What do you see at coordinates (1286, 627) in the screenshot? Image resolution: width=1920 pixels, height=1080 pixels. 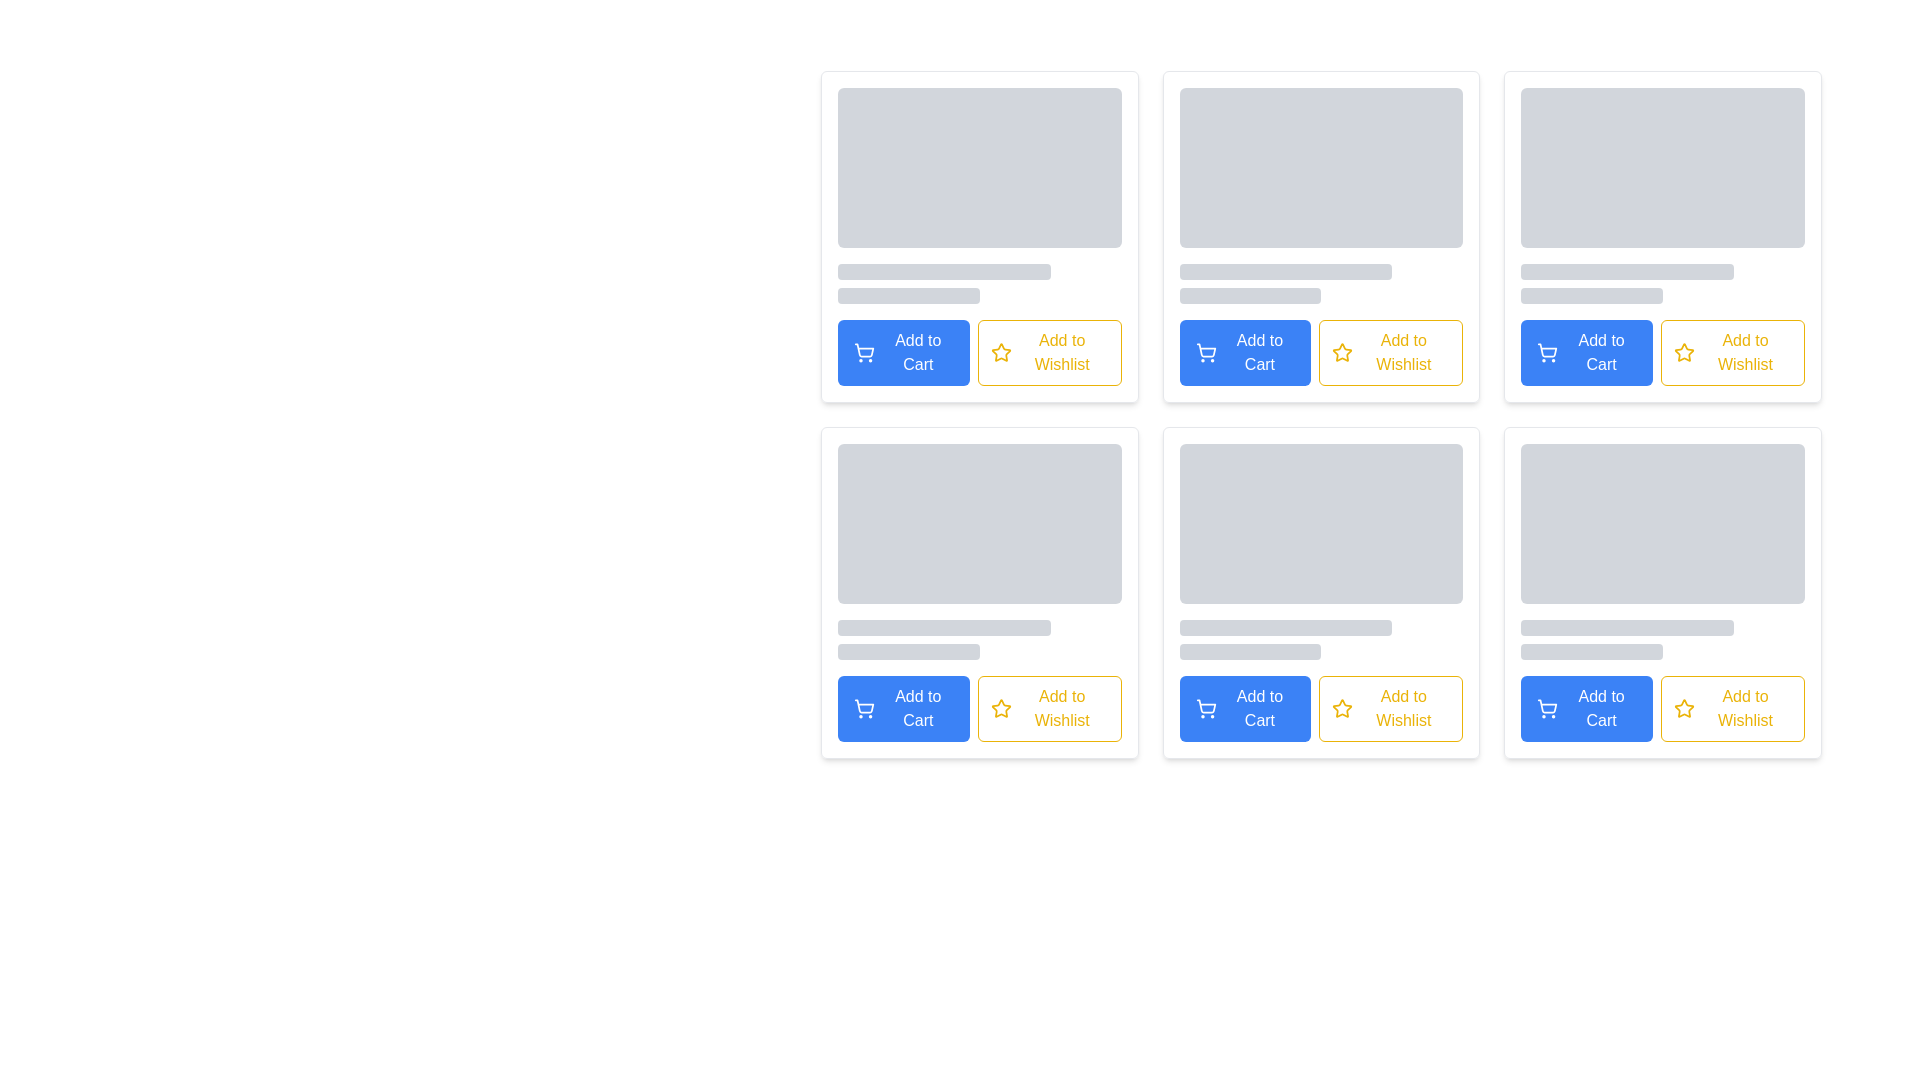 I see `the non-interactive placeholder bar that serves as a progress indication, located between a larger rectangular component and a shorter horizontal bar in the interface` at bounding box center [1286, 627].